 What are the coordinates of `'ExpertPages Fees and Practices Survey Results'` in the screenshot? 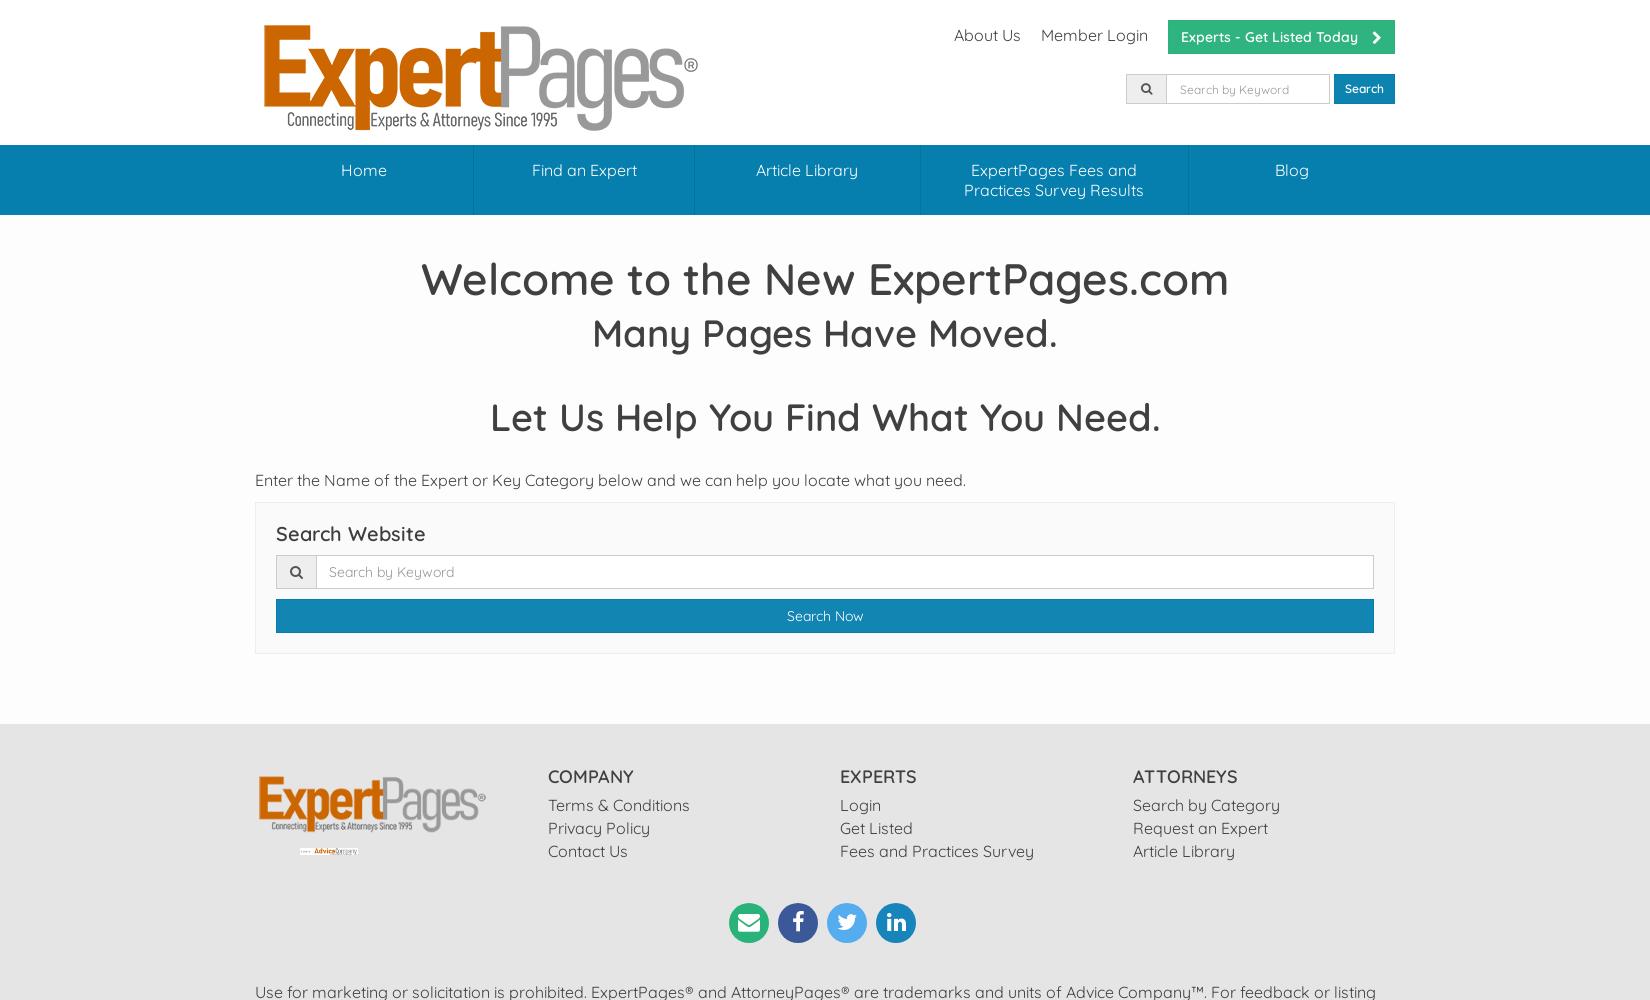 It's located at (1054, 180).